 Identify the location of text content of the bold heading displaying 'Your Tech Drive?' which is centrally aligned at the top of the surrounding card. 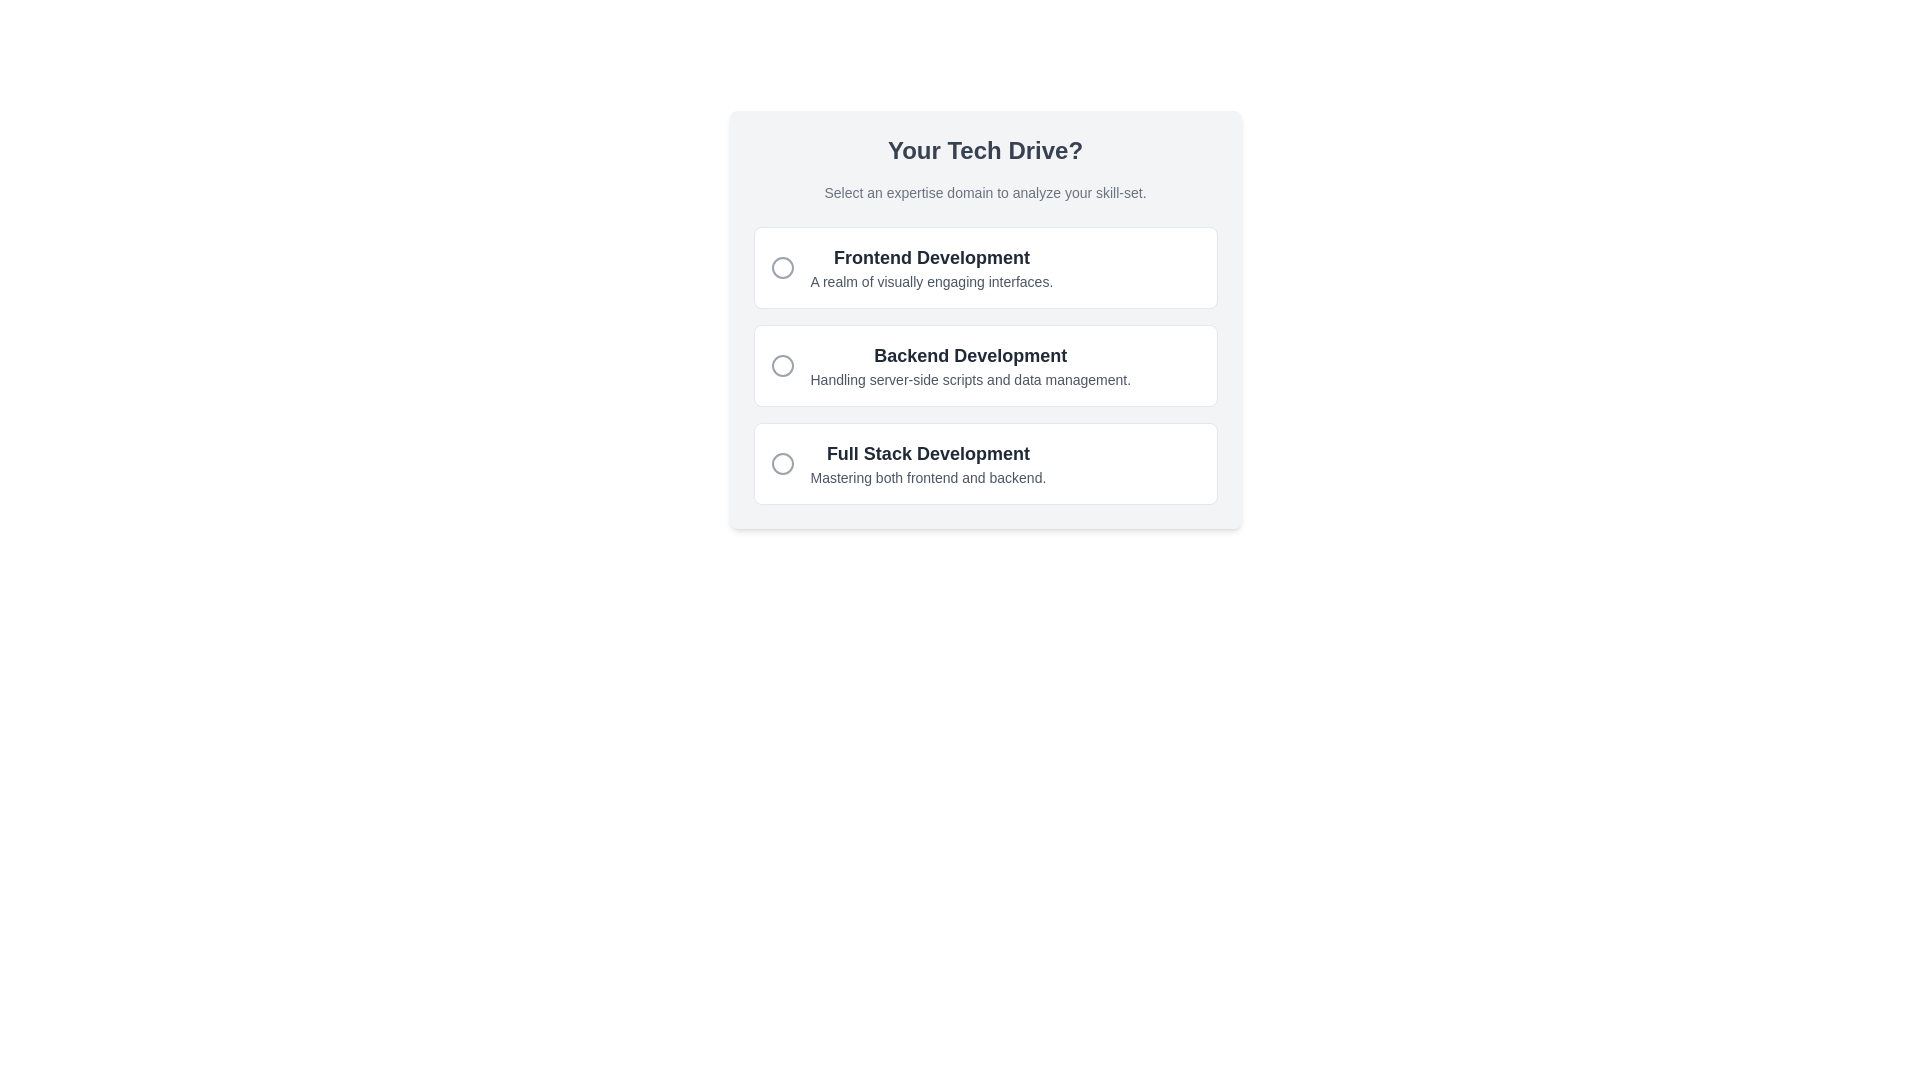
(985, 149).